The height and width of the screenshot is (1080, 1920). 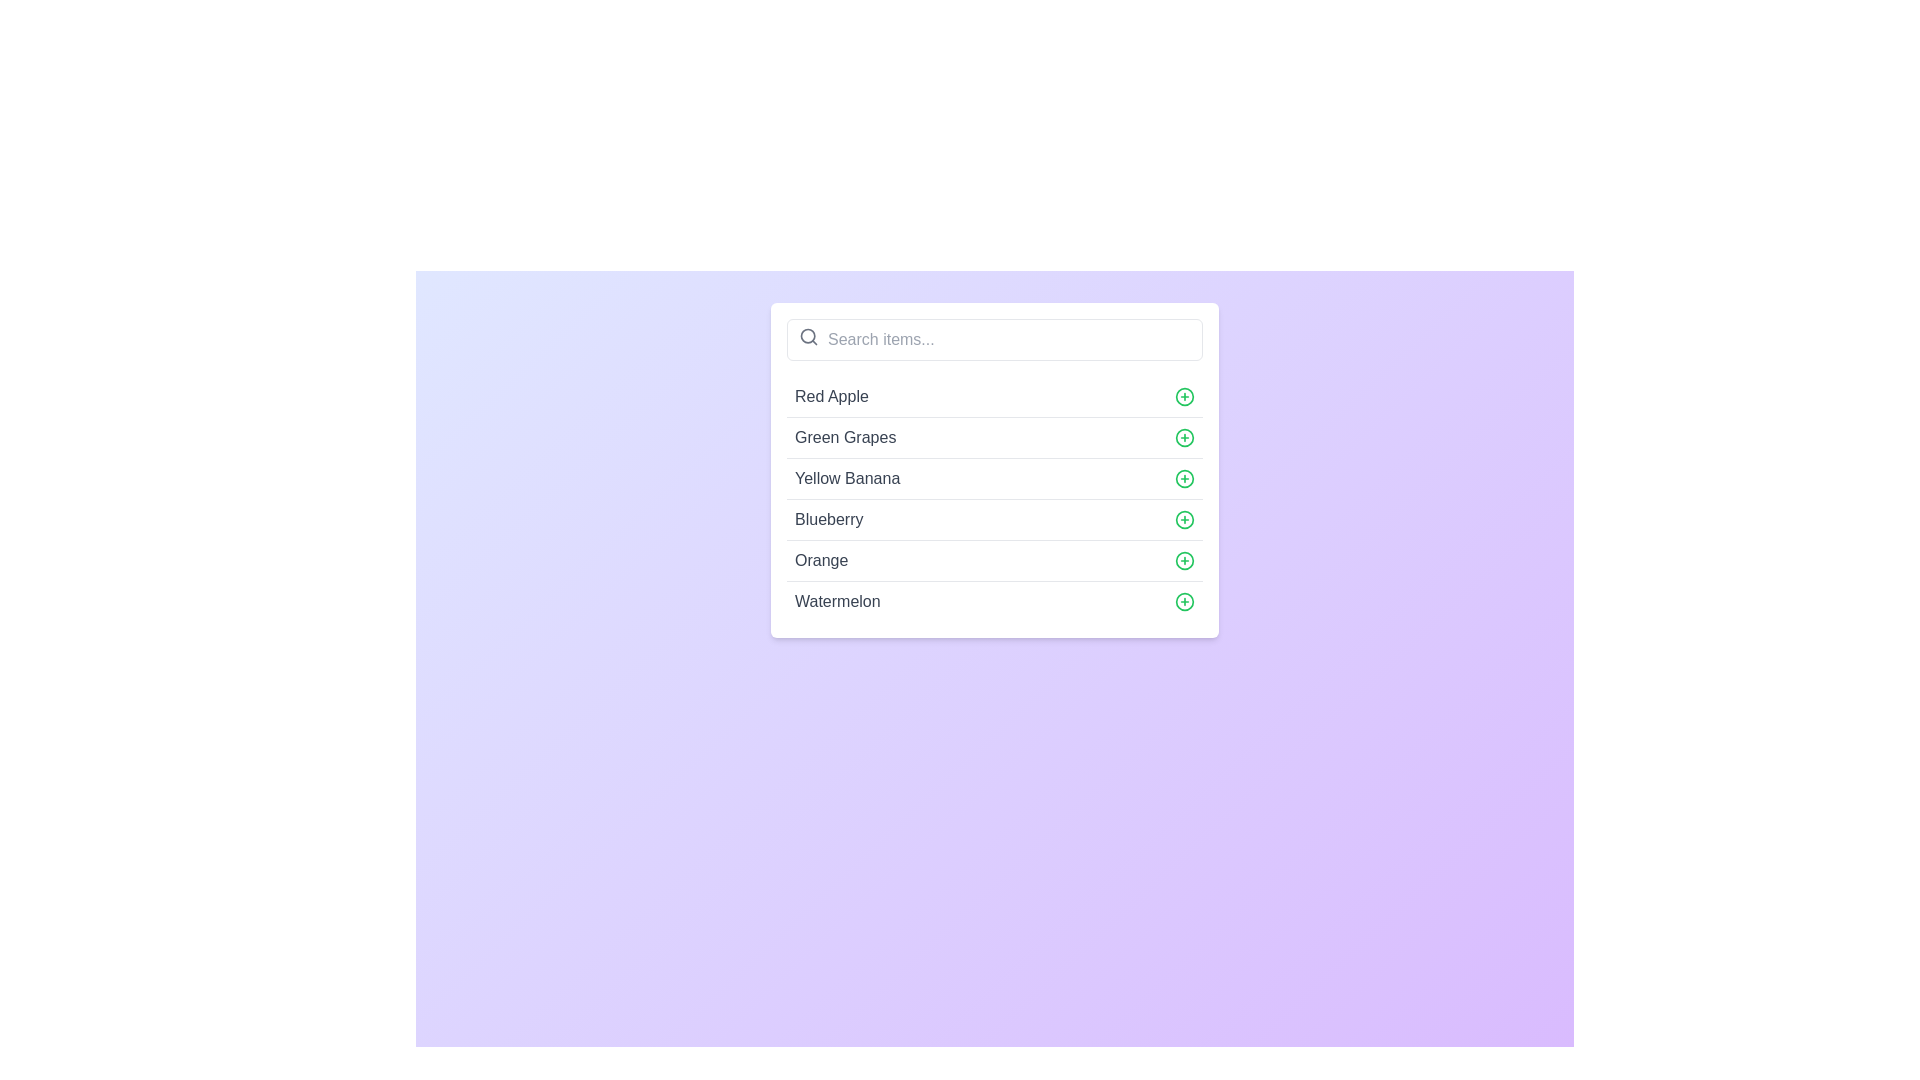 I want to click on the action button, so click(x=1185, y=437).